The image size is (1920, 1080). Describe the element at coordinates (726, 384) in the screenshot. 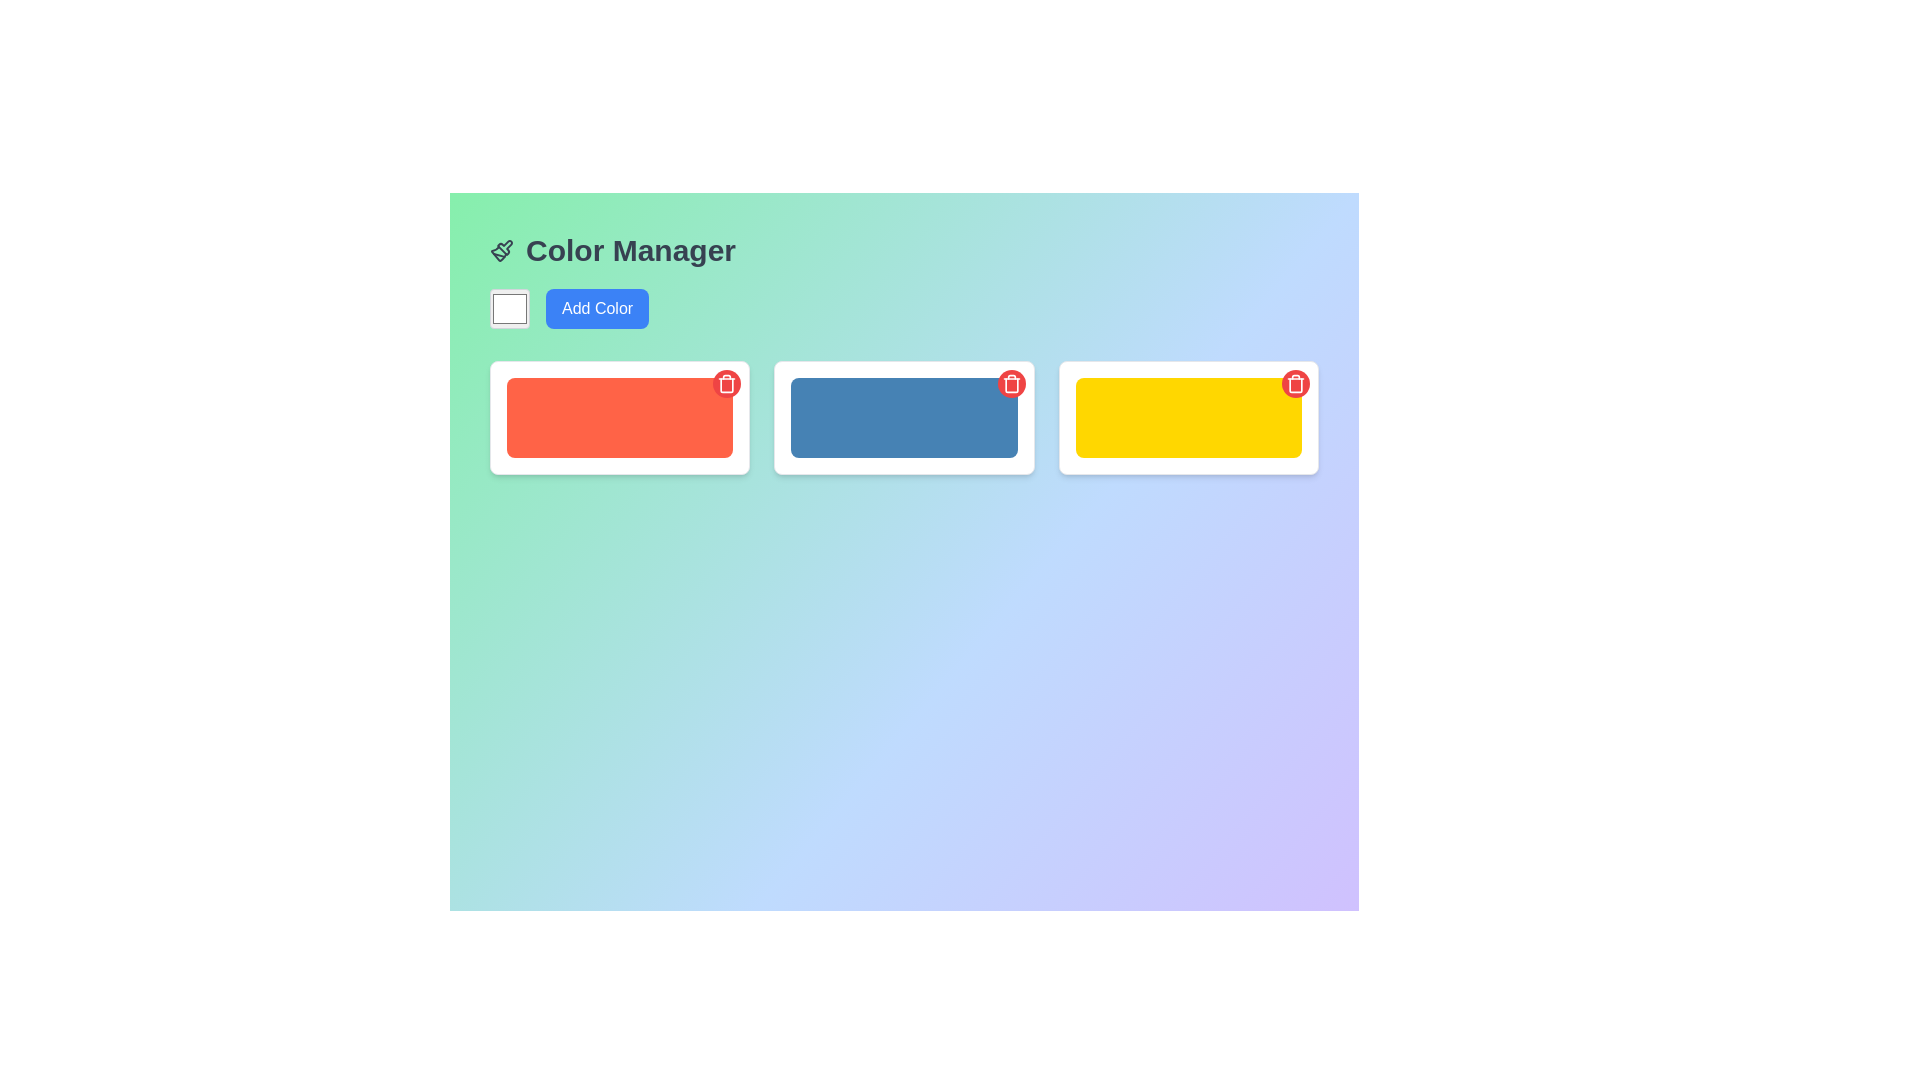

I see `the trash can icon button, which is a minimalistic red icon indicating deletion, located in the top-right corner of the leftmost red rectangular card` at that location.